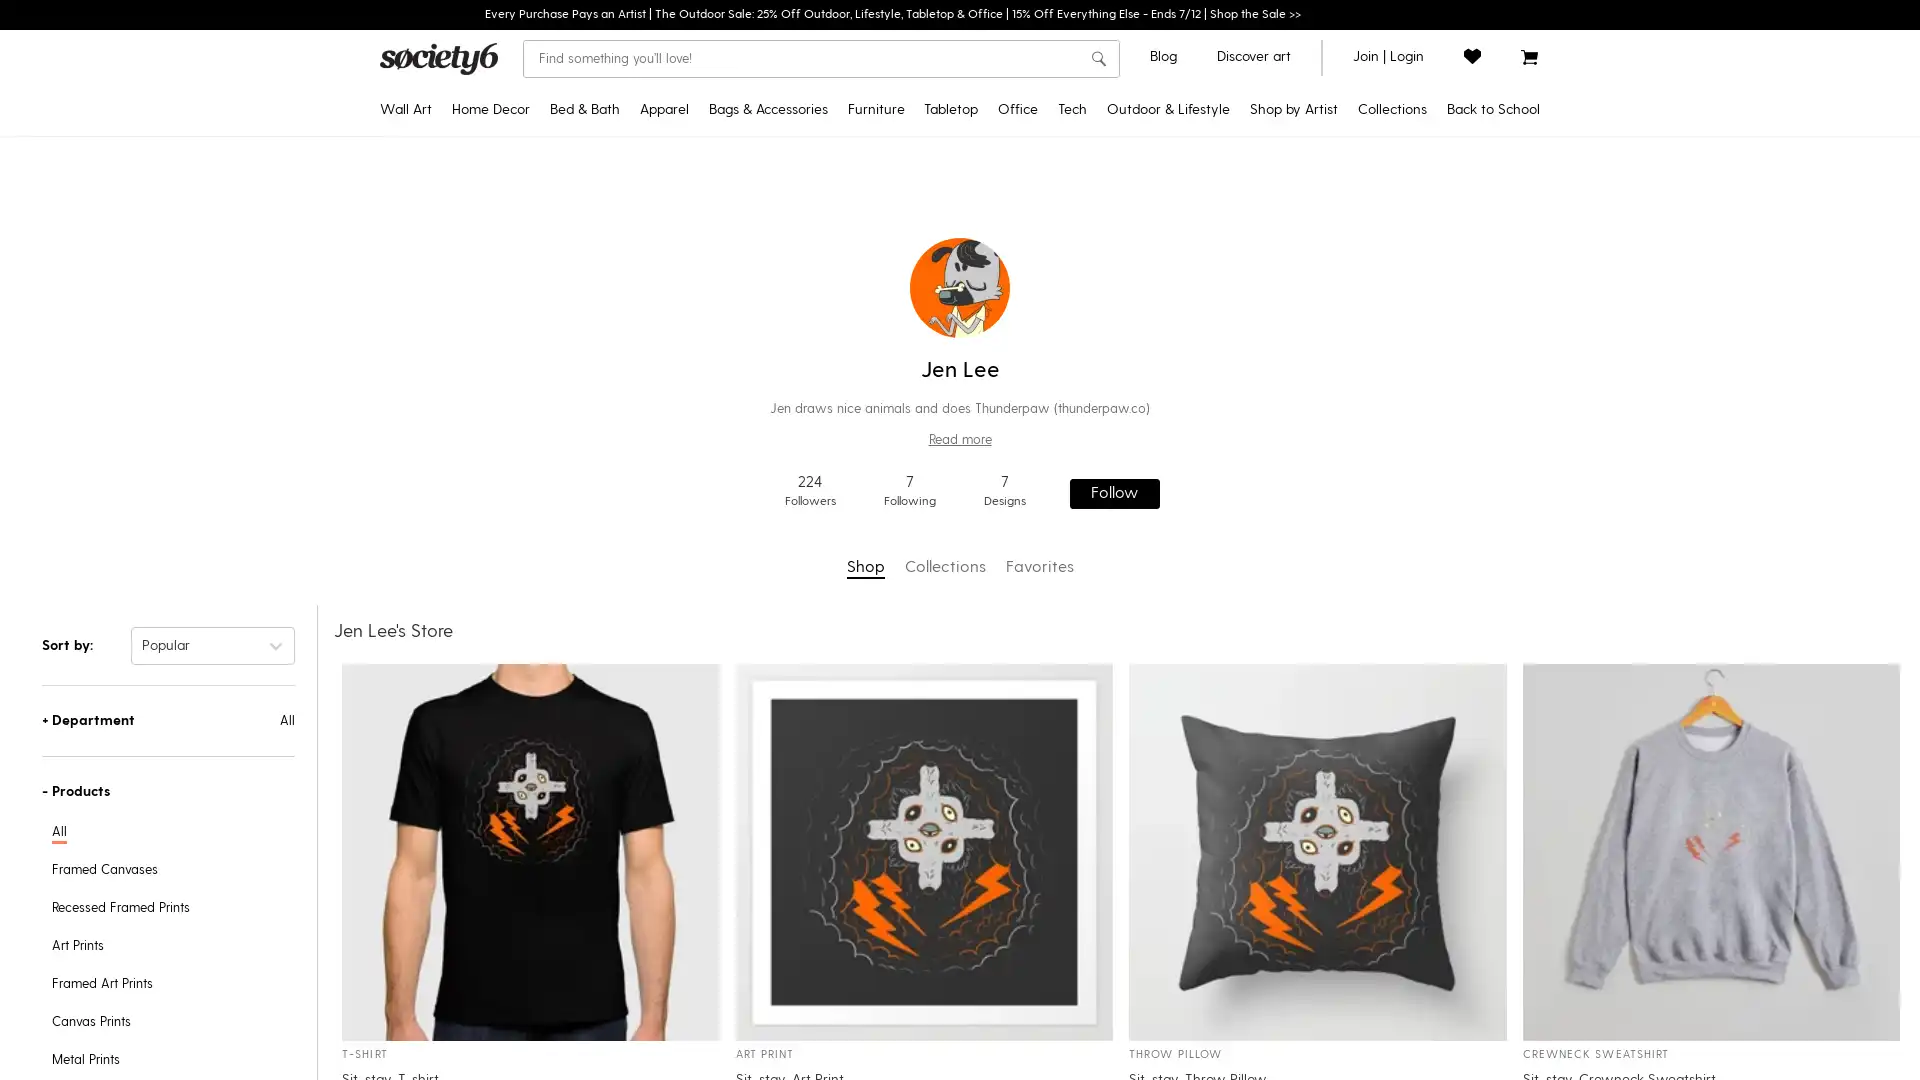  What do you see at coordinates (1318, 322) in the screenshot?
I see `Pantone Color of 2022` at bounding box center [1318, 322].